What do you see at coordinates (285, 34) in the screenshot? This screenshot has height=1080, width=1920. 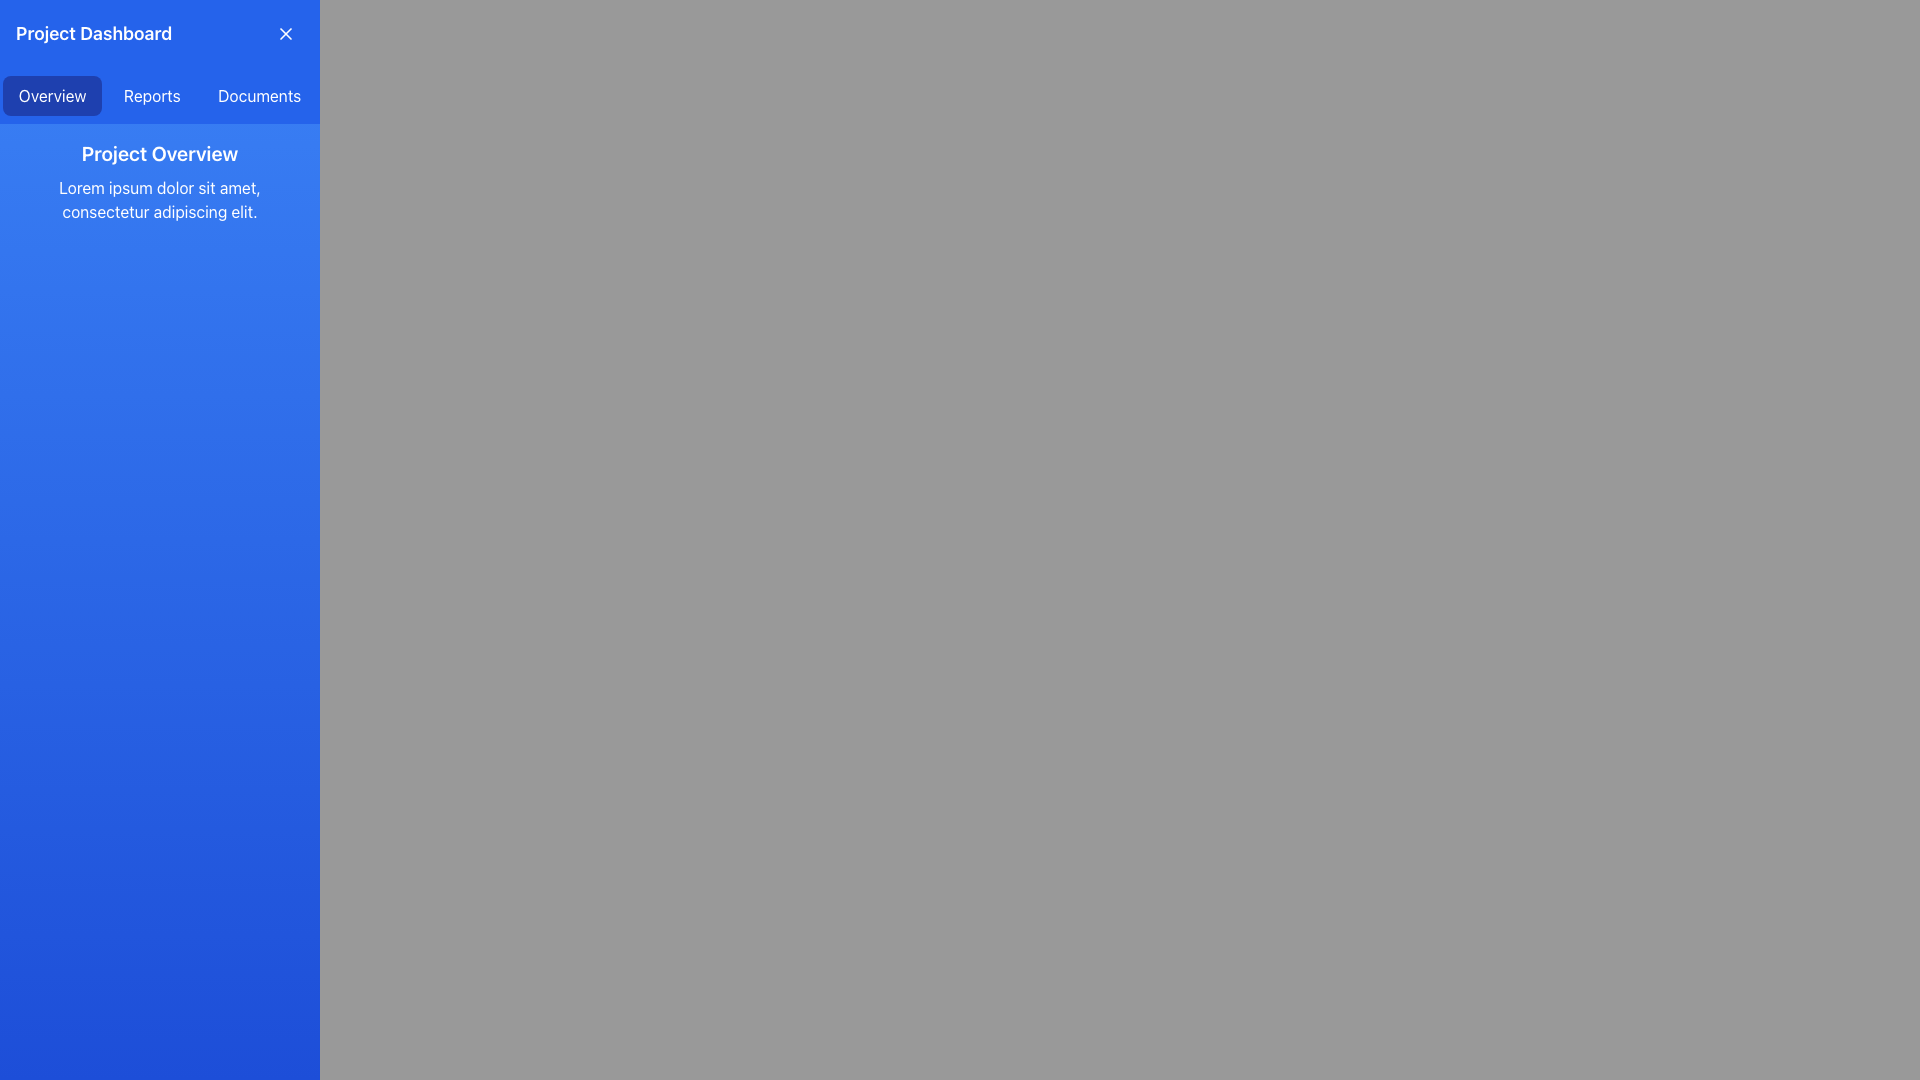 I see `the close button located in the top-right corner of the panel, adjacent to the 'Project Dashboard' heading` at bounding box center [285, 34].